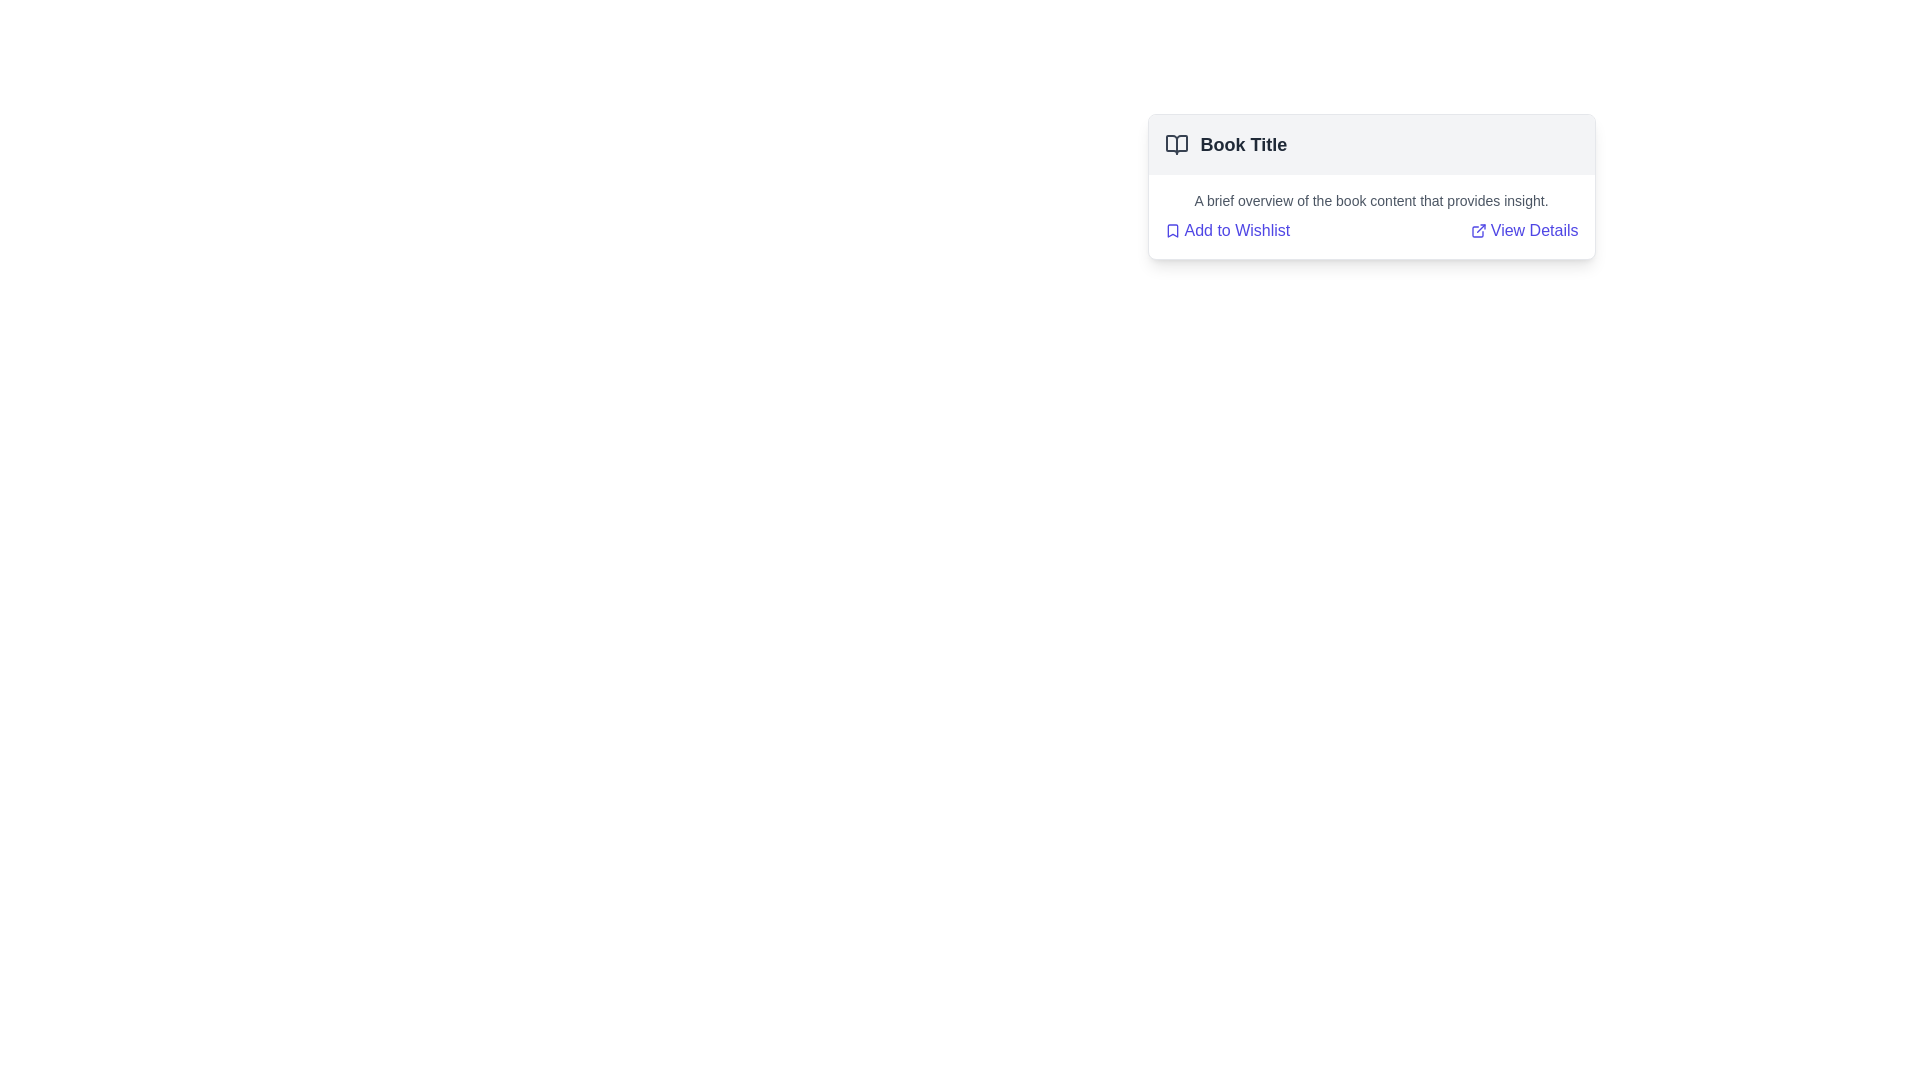 This screenshot has height=1080, width=1920. I want to click on the text paragraph styled in a small gray font, located directly below the title section and above the 'Add to Wishlist' and 'View Details' options, so click(1370, 200).